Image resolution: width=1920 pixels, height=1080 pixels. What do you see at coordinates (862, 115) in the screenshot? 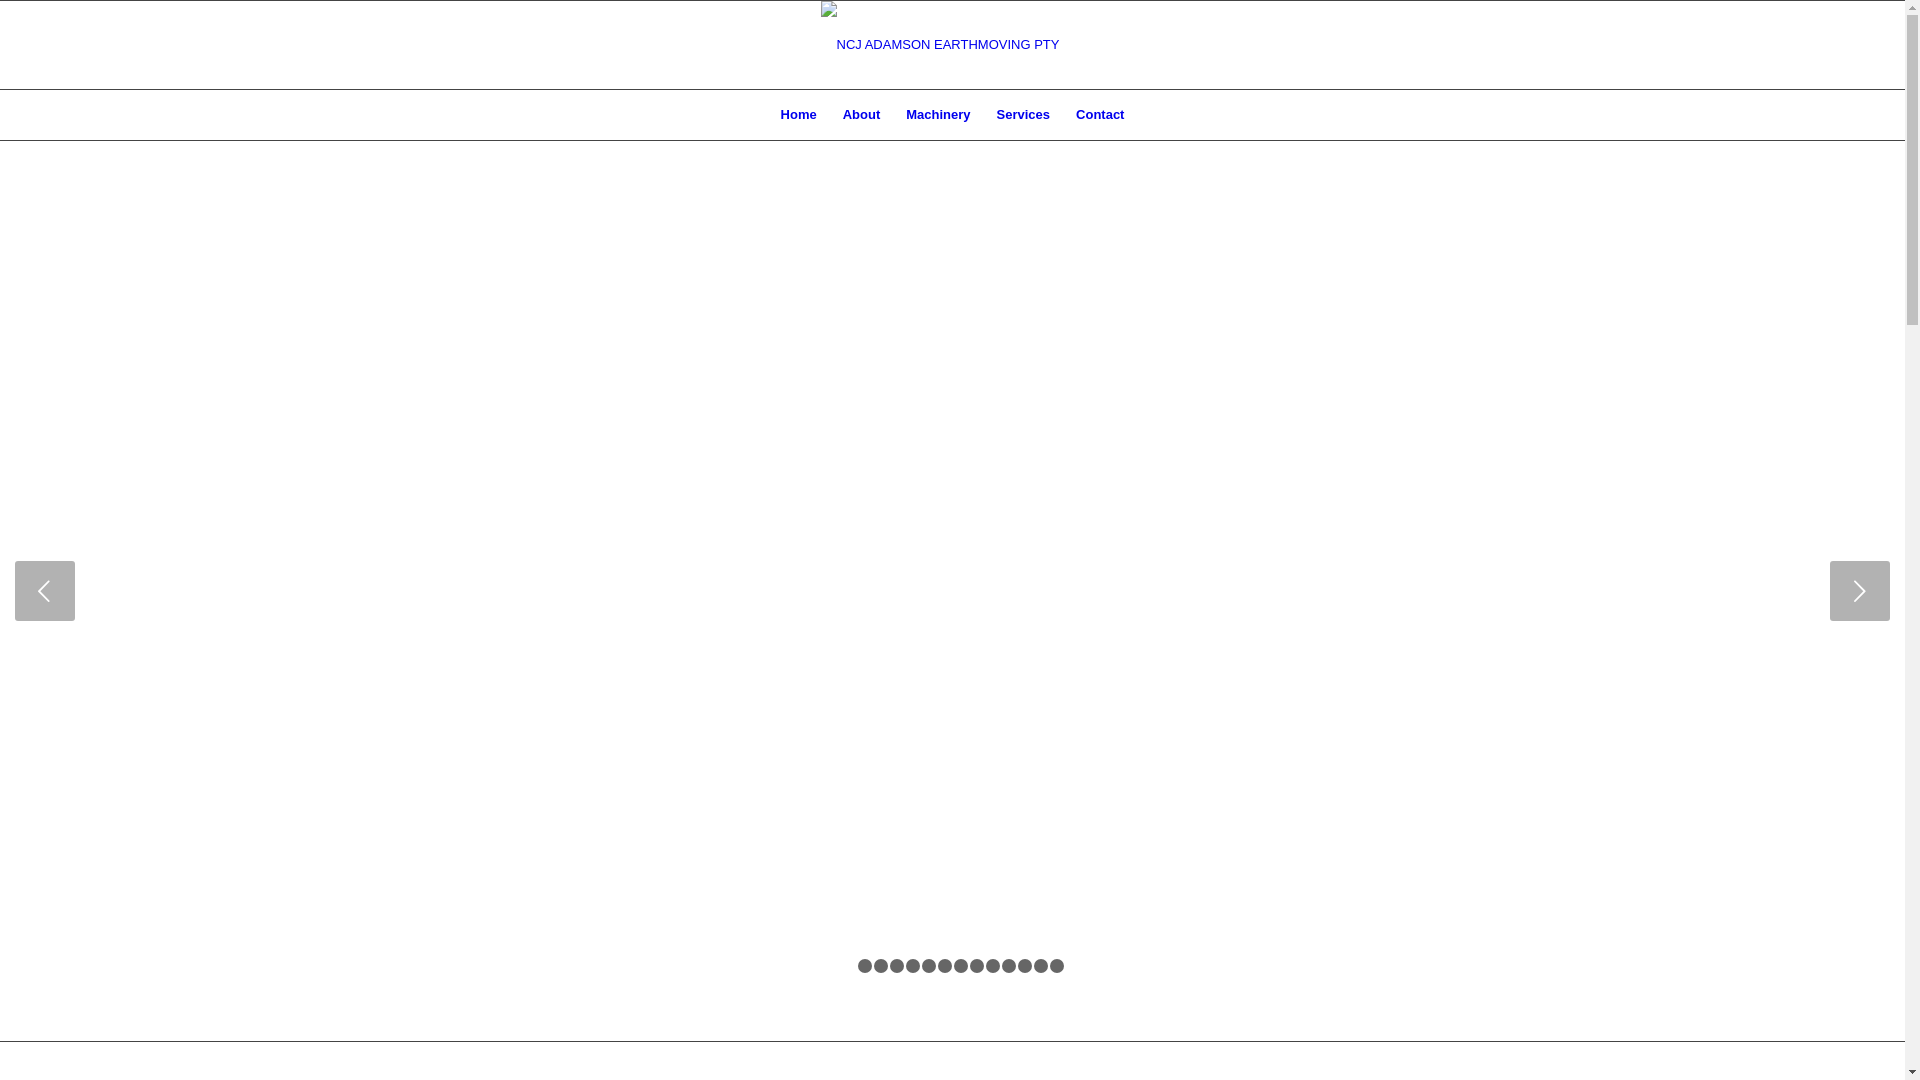
I see `'About'` at bounding box center [862, 115].